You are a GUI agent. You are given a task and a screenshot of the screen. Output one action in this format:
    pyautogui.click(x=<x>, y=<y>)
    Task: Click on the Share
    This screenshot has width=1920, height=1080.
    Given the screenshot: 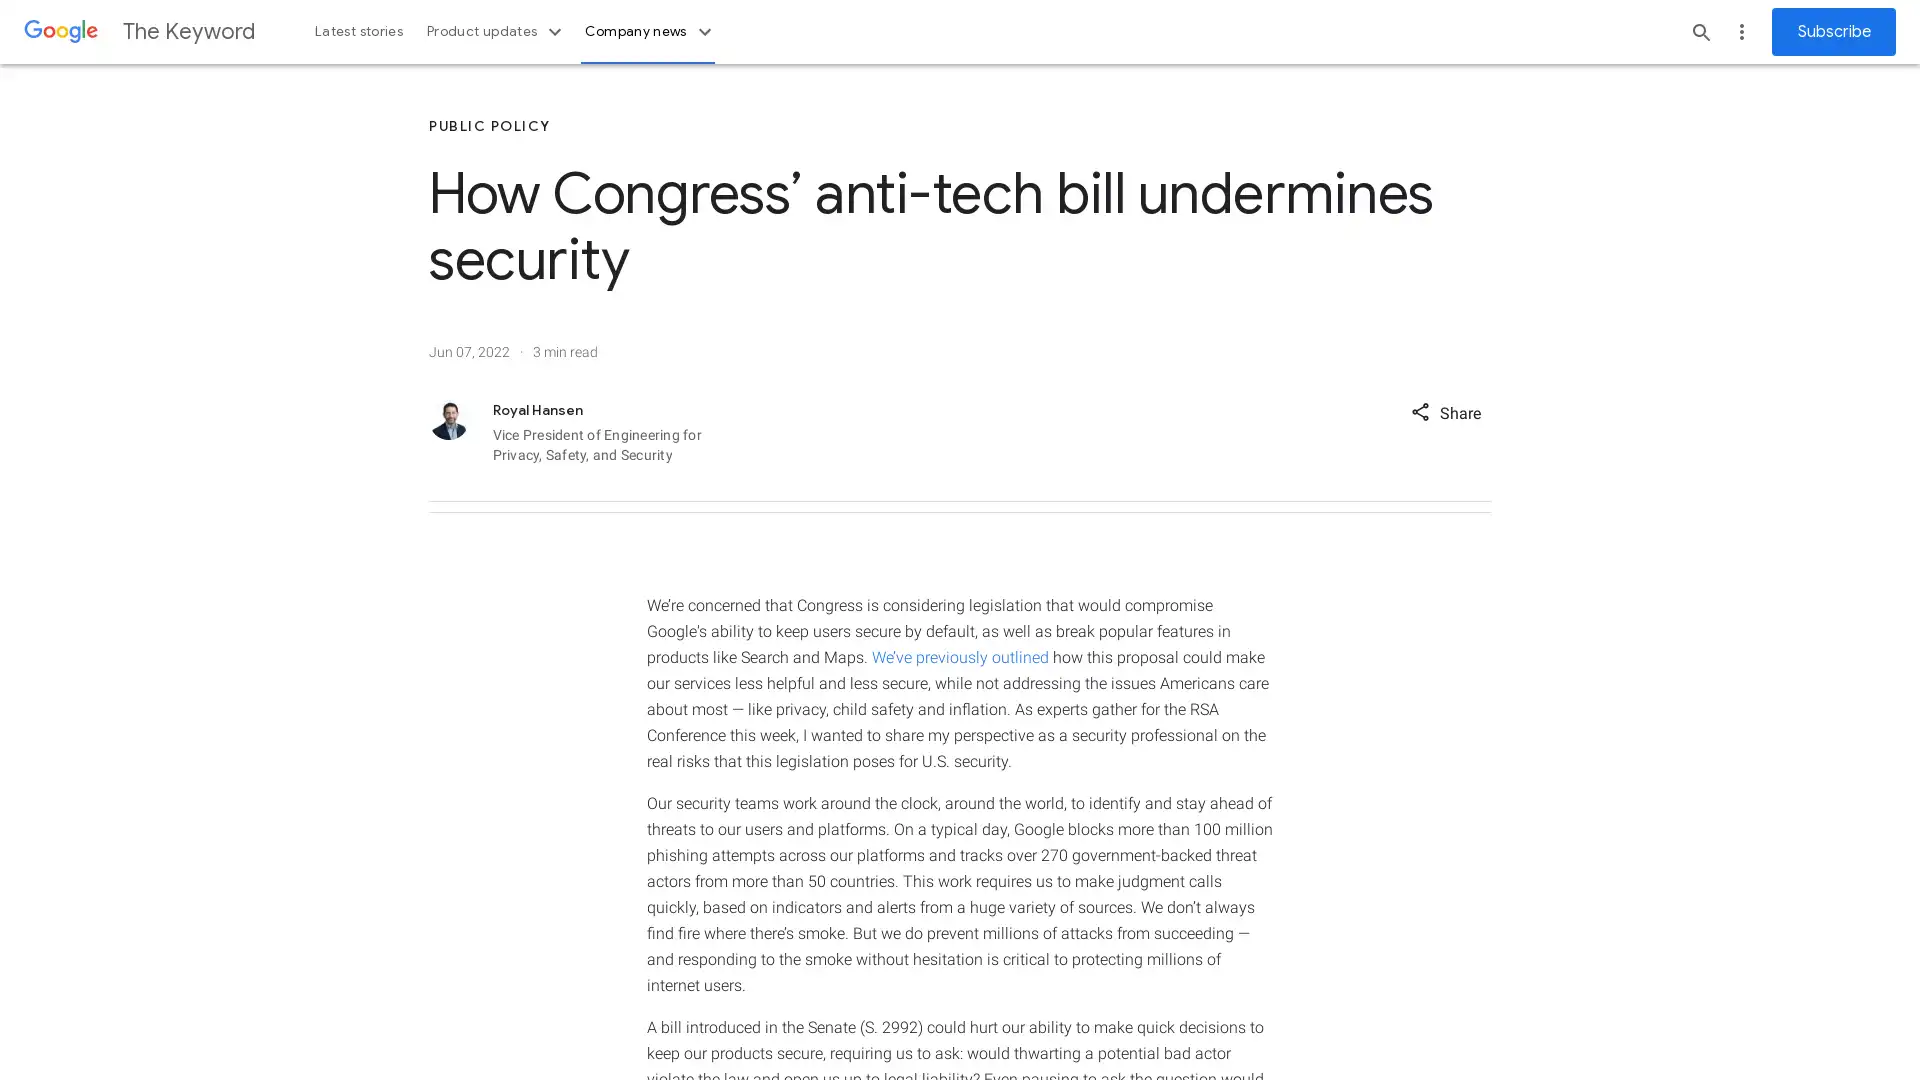 What is the action you would take?
    pyautogui.click(x=1445, y=410)
    